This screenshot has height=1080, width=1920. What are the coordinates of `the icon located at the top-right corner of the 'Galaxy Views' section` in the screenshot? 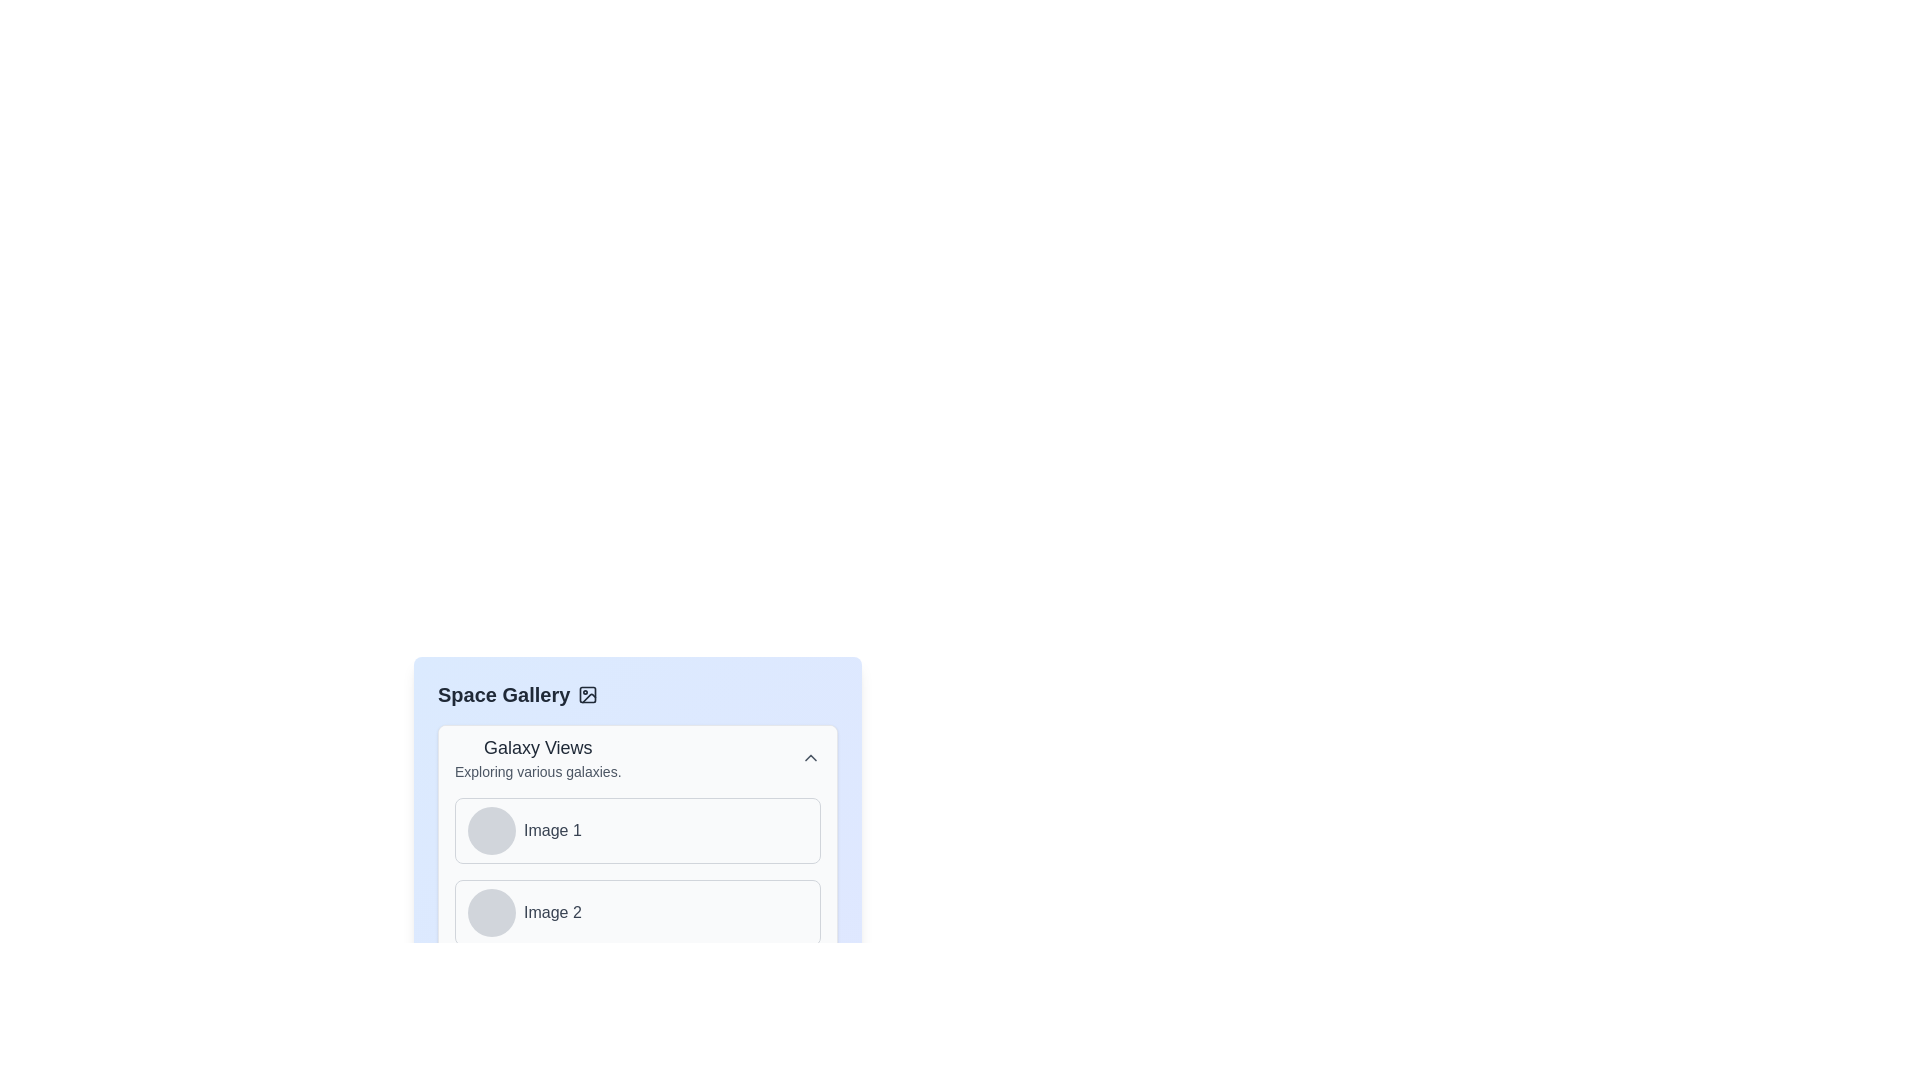 It's located at (811, 758).